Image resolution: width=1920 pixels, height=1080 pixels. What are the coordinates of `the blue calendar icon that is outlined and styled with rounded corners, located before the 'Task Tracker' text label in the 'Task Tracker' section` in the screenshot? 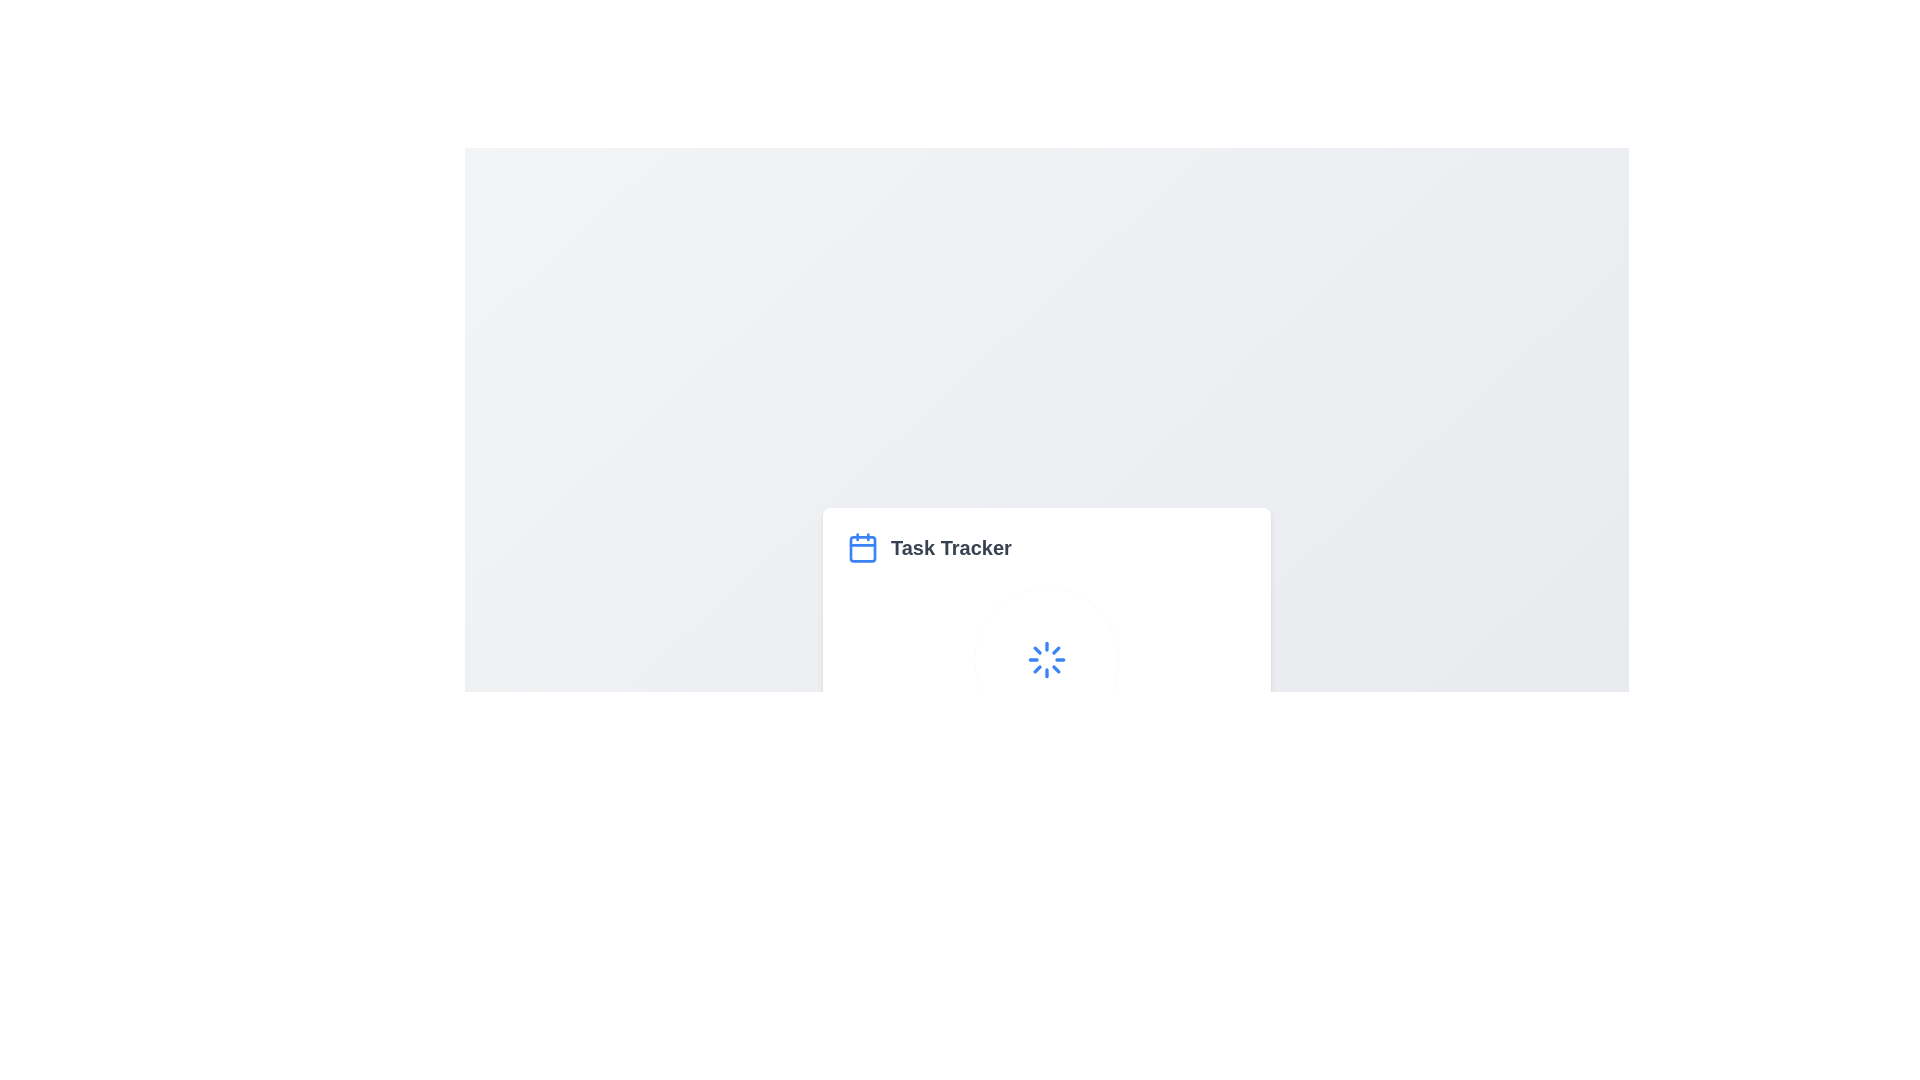 It's located at (863, 547).